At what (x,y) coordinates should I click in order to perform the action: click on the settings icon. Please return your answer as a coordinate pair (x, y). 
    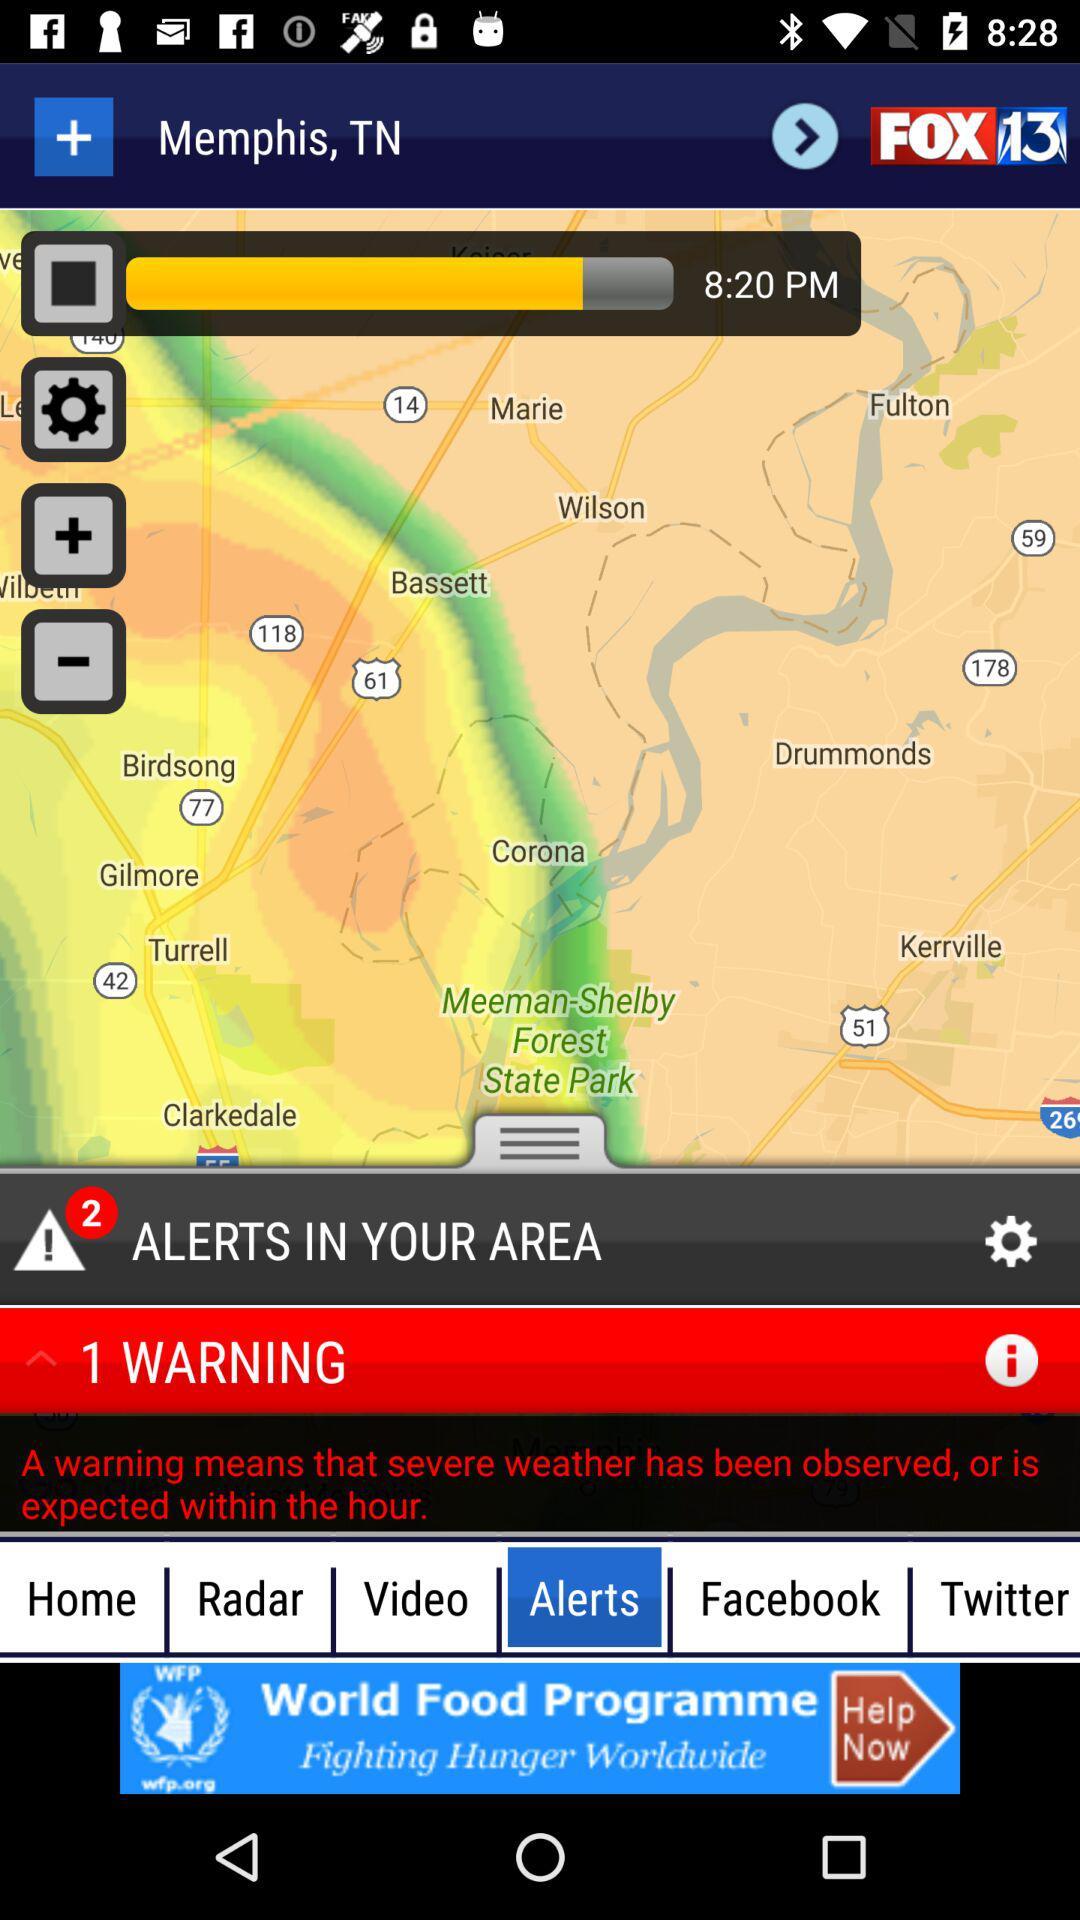
    Looking at the image, I should click on (1011, 1241).